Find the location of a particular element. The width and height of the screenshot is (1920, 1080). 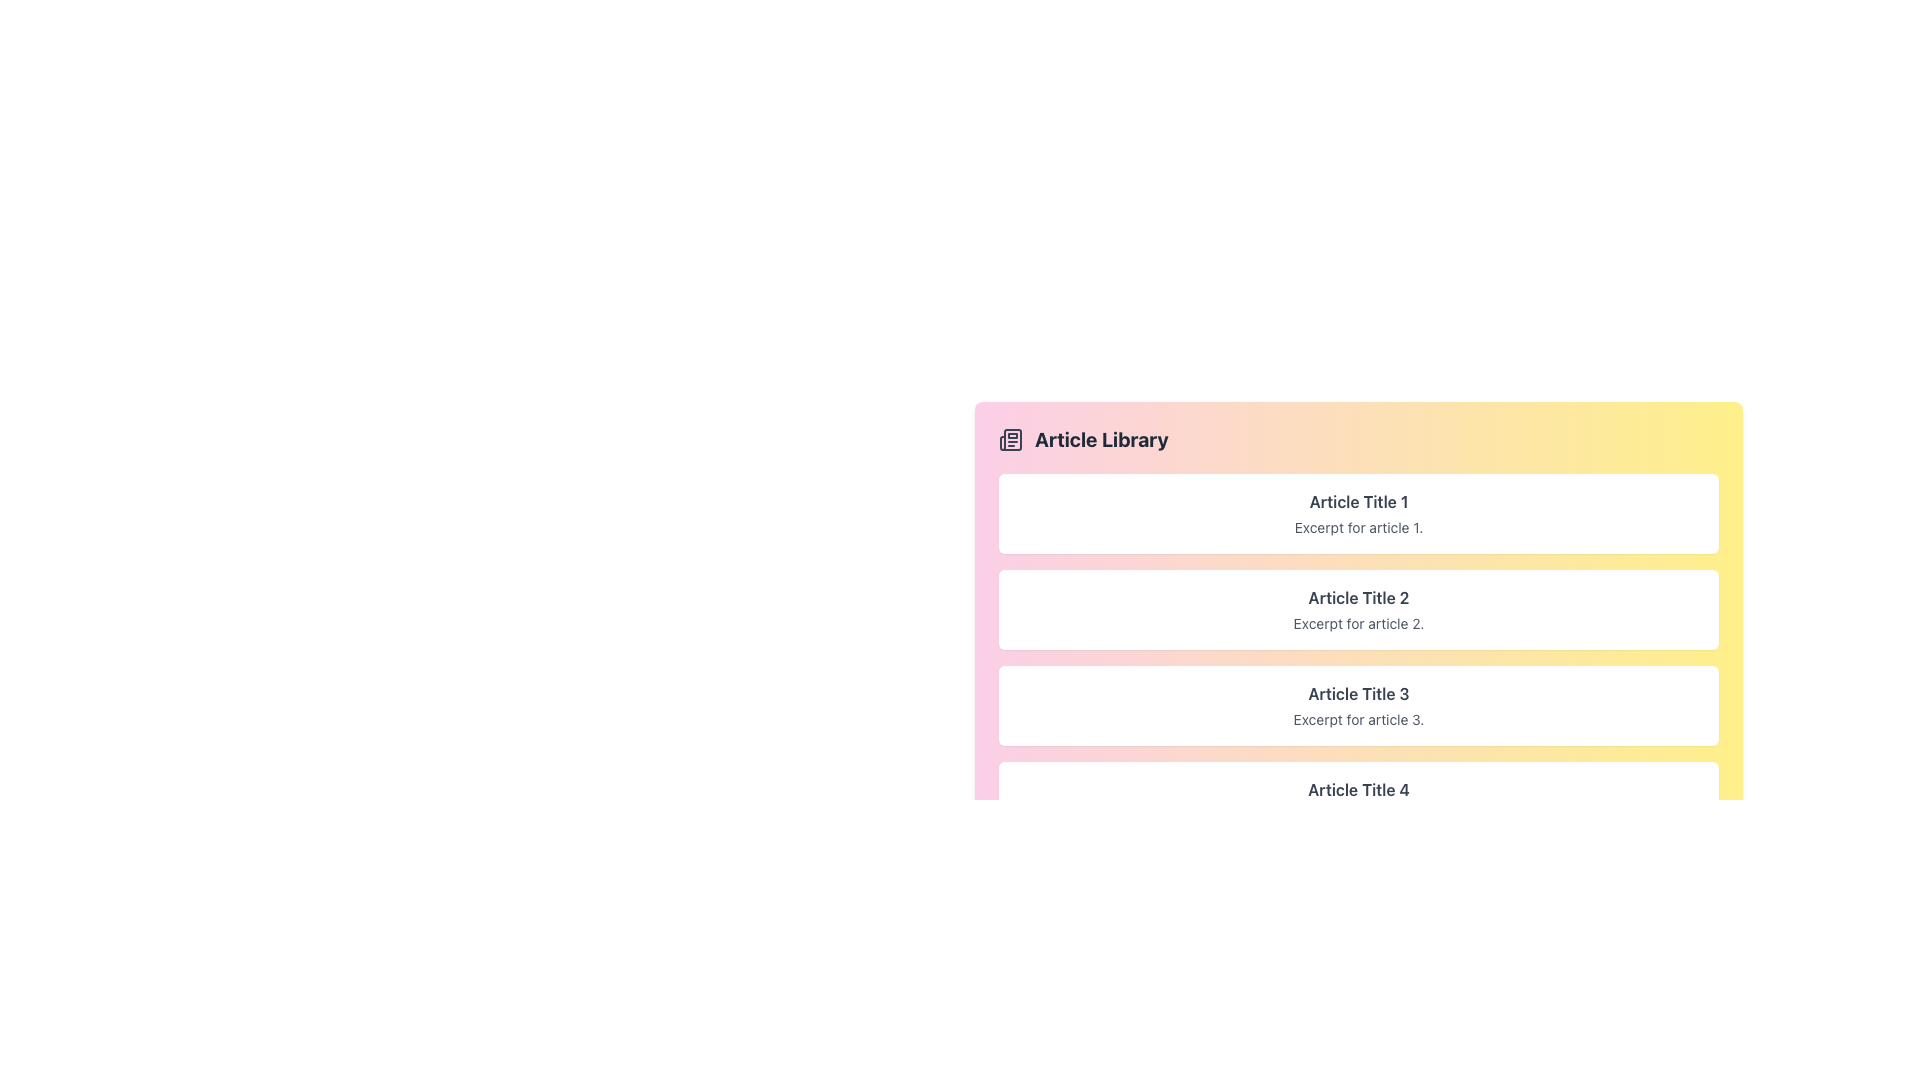

the third card titled 'Article Title 3' in the 'Article Library' is located at coordinates (1358, 704).